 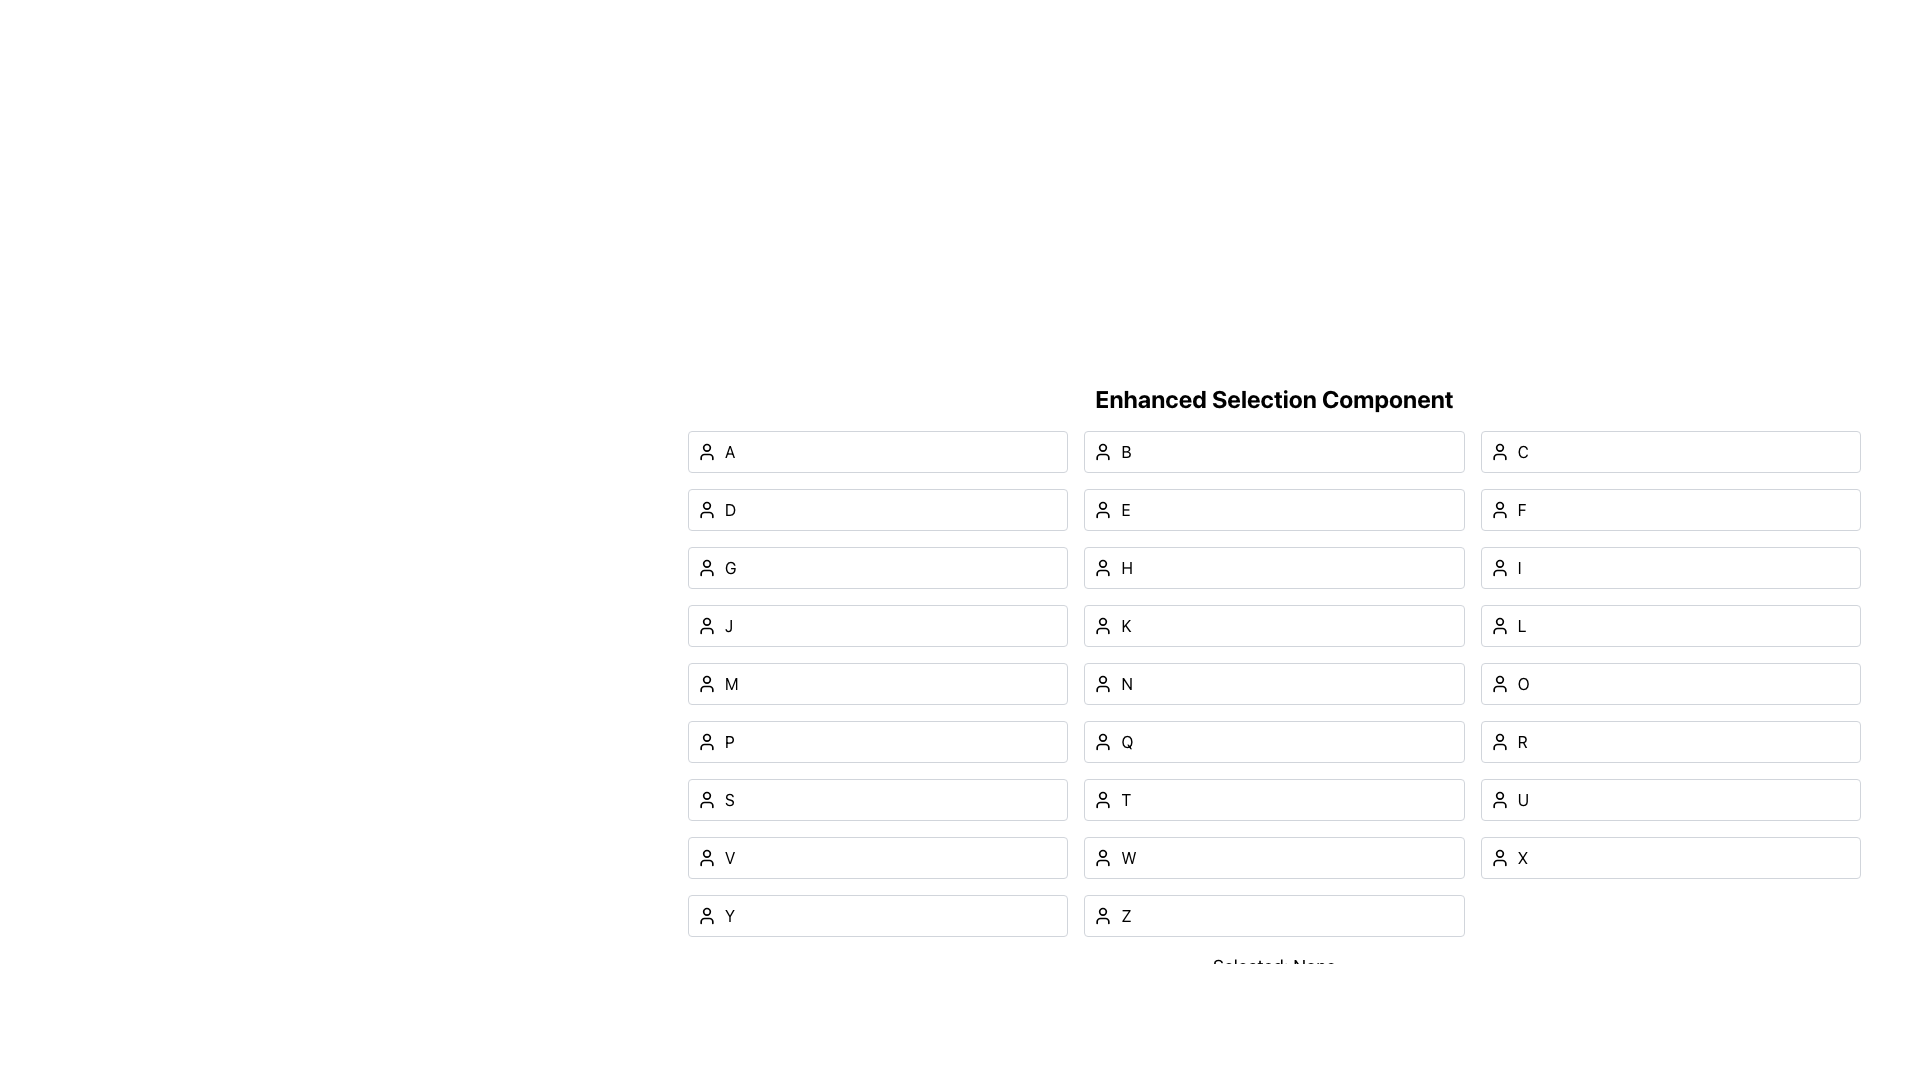 I want to click on the button that selects the letter 'I,' which is the third button, so click(x=1670, y=567).